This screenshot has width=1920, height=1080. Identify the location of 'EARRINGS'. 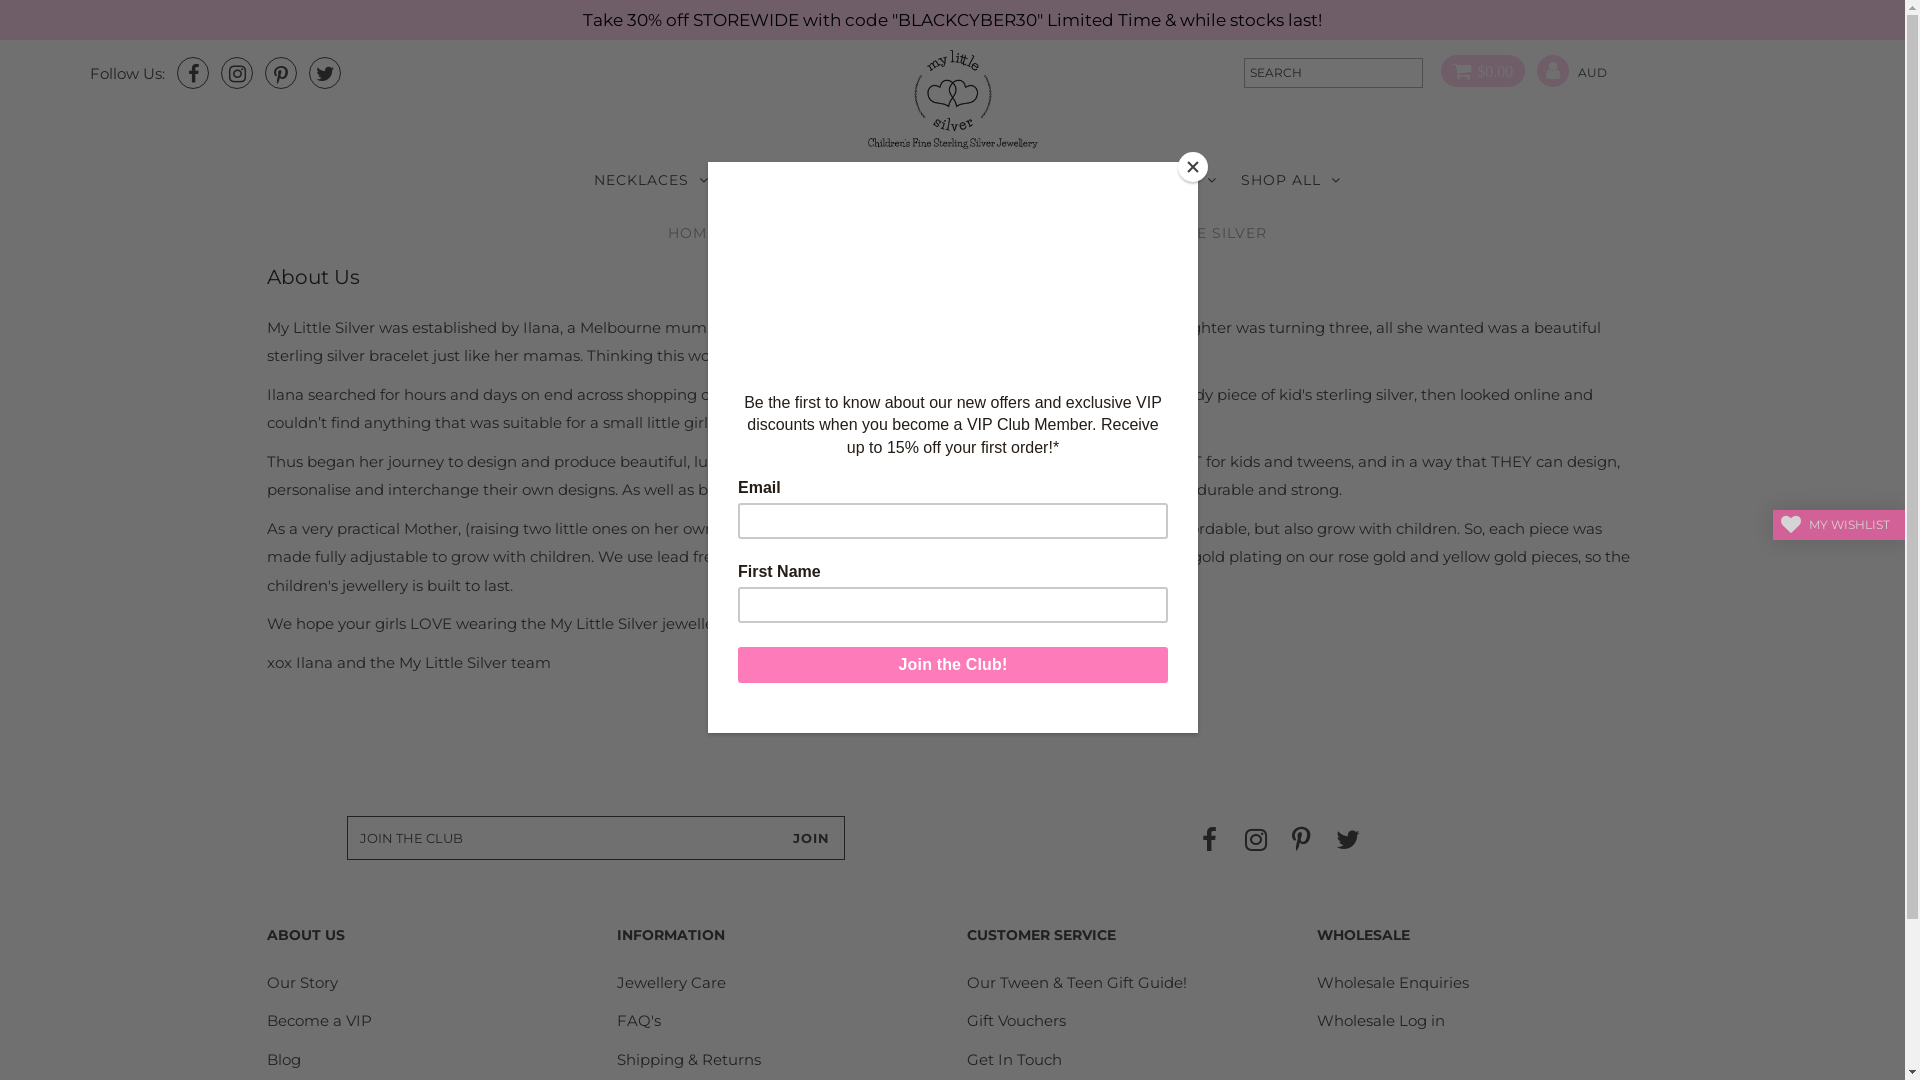
(782, 180).